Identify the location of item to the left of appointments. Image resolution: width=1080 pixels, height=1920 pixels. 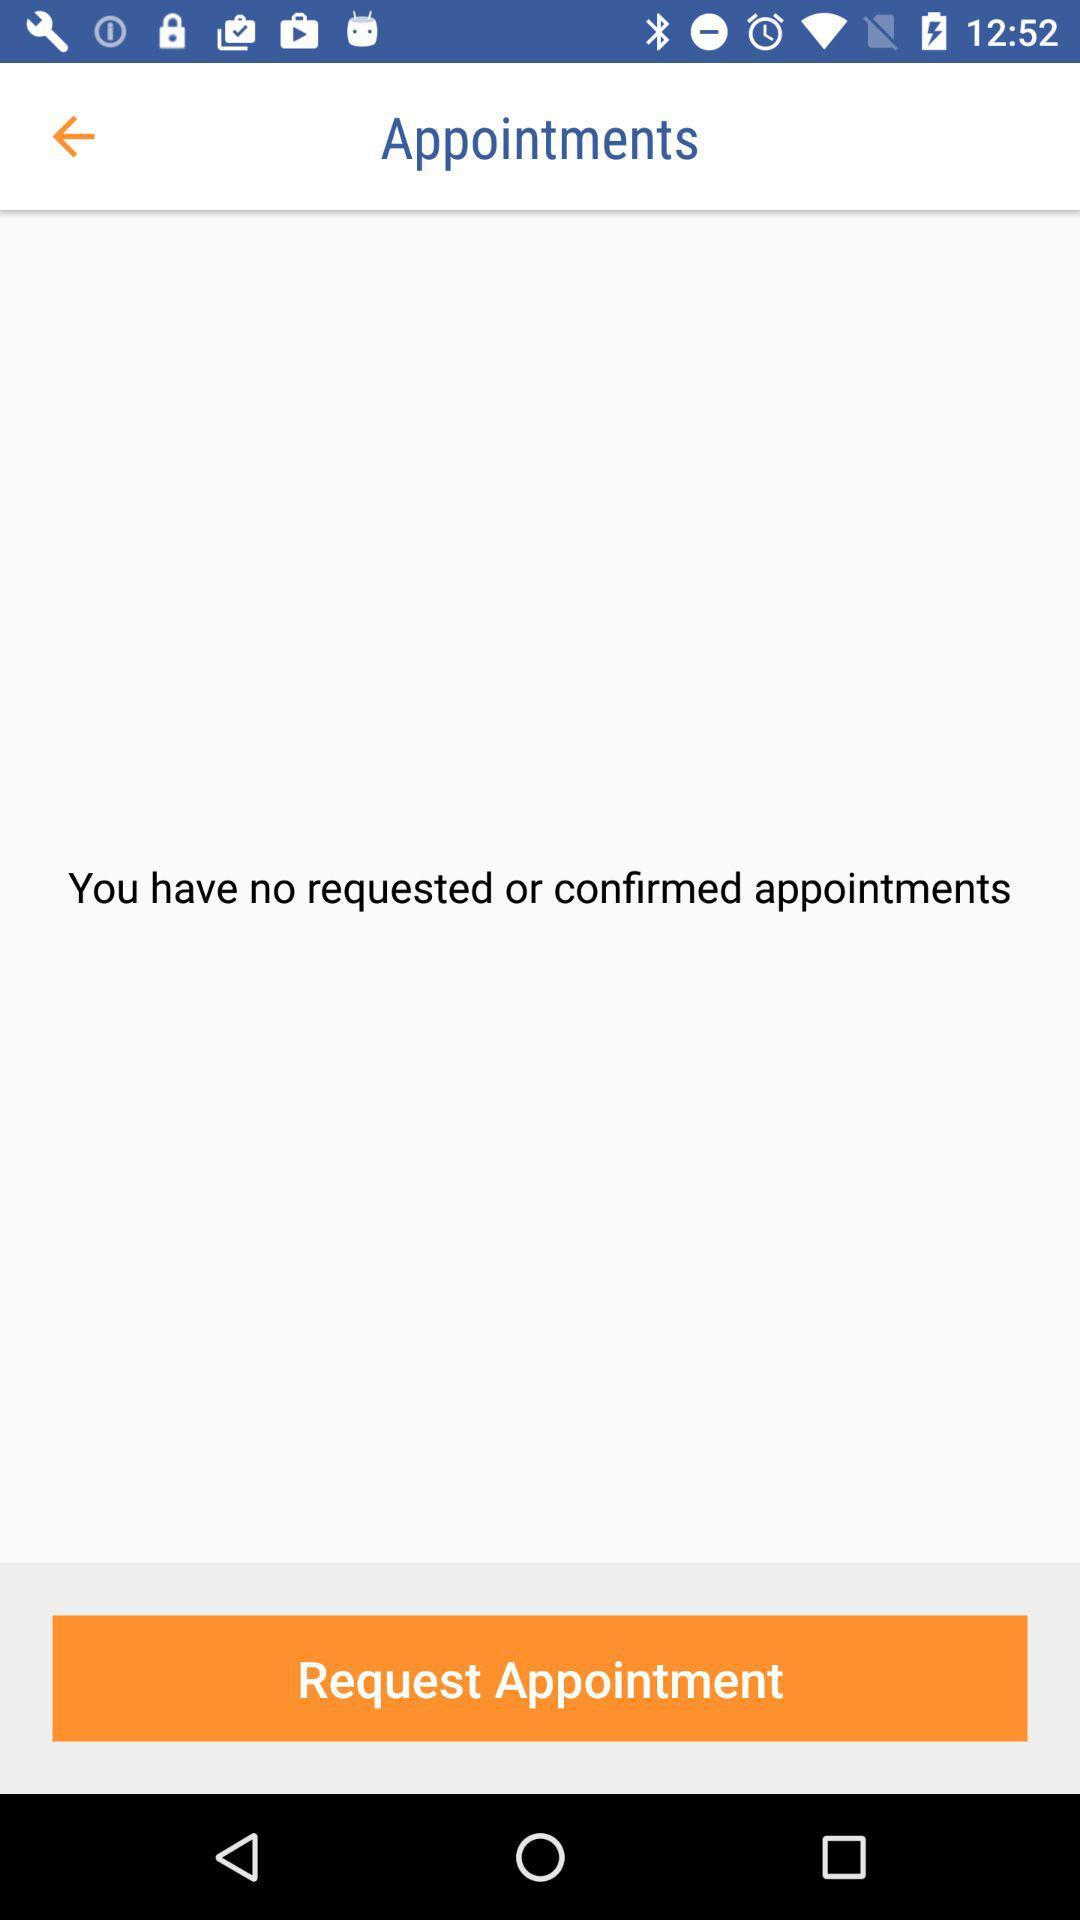
(72, 135).